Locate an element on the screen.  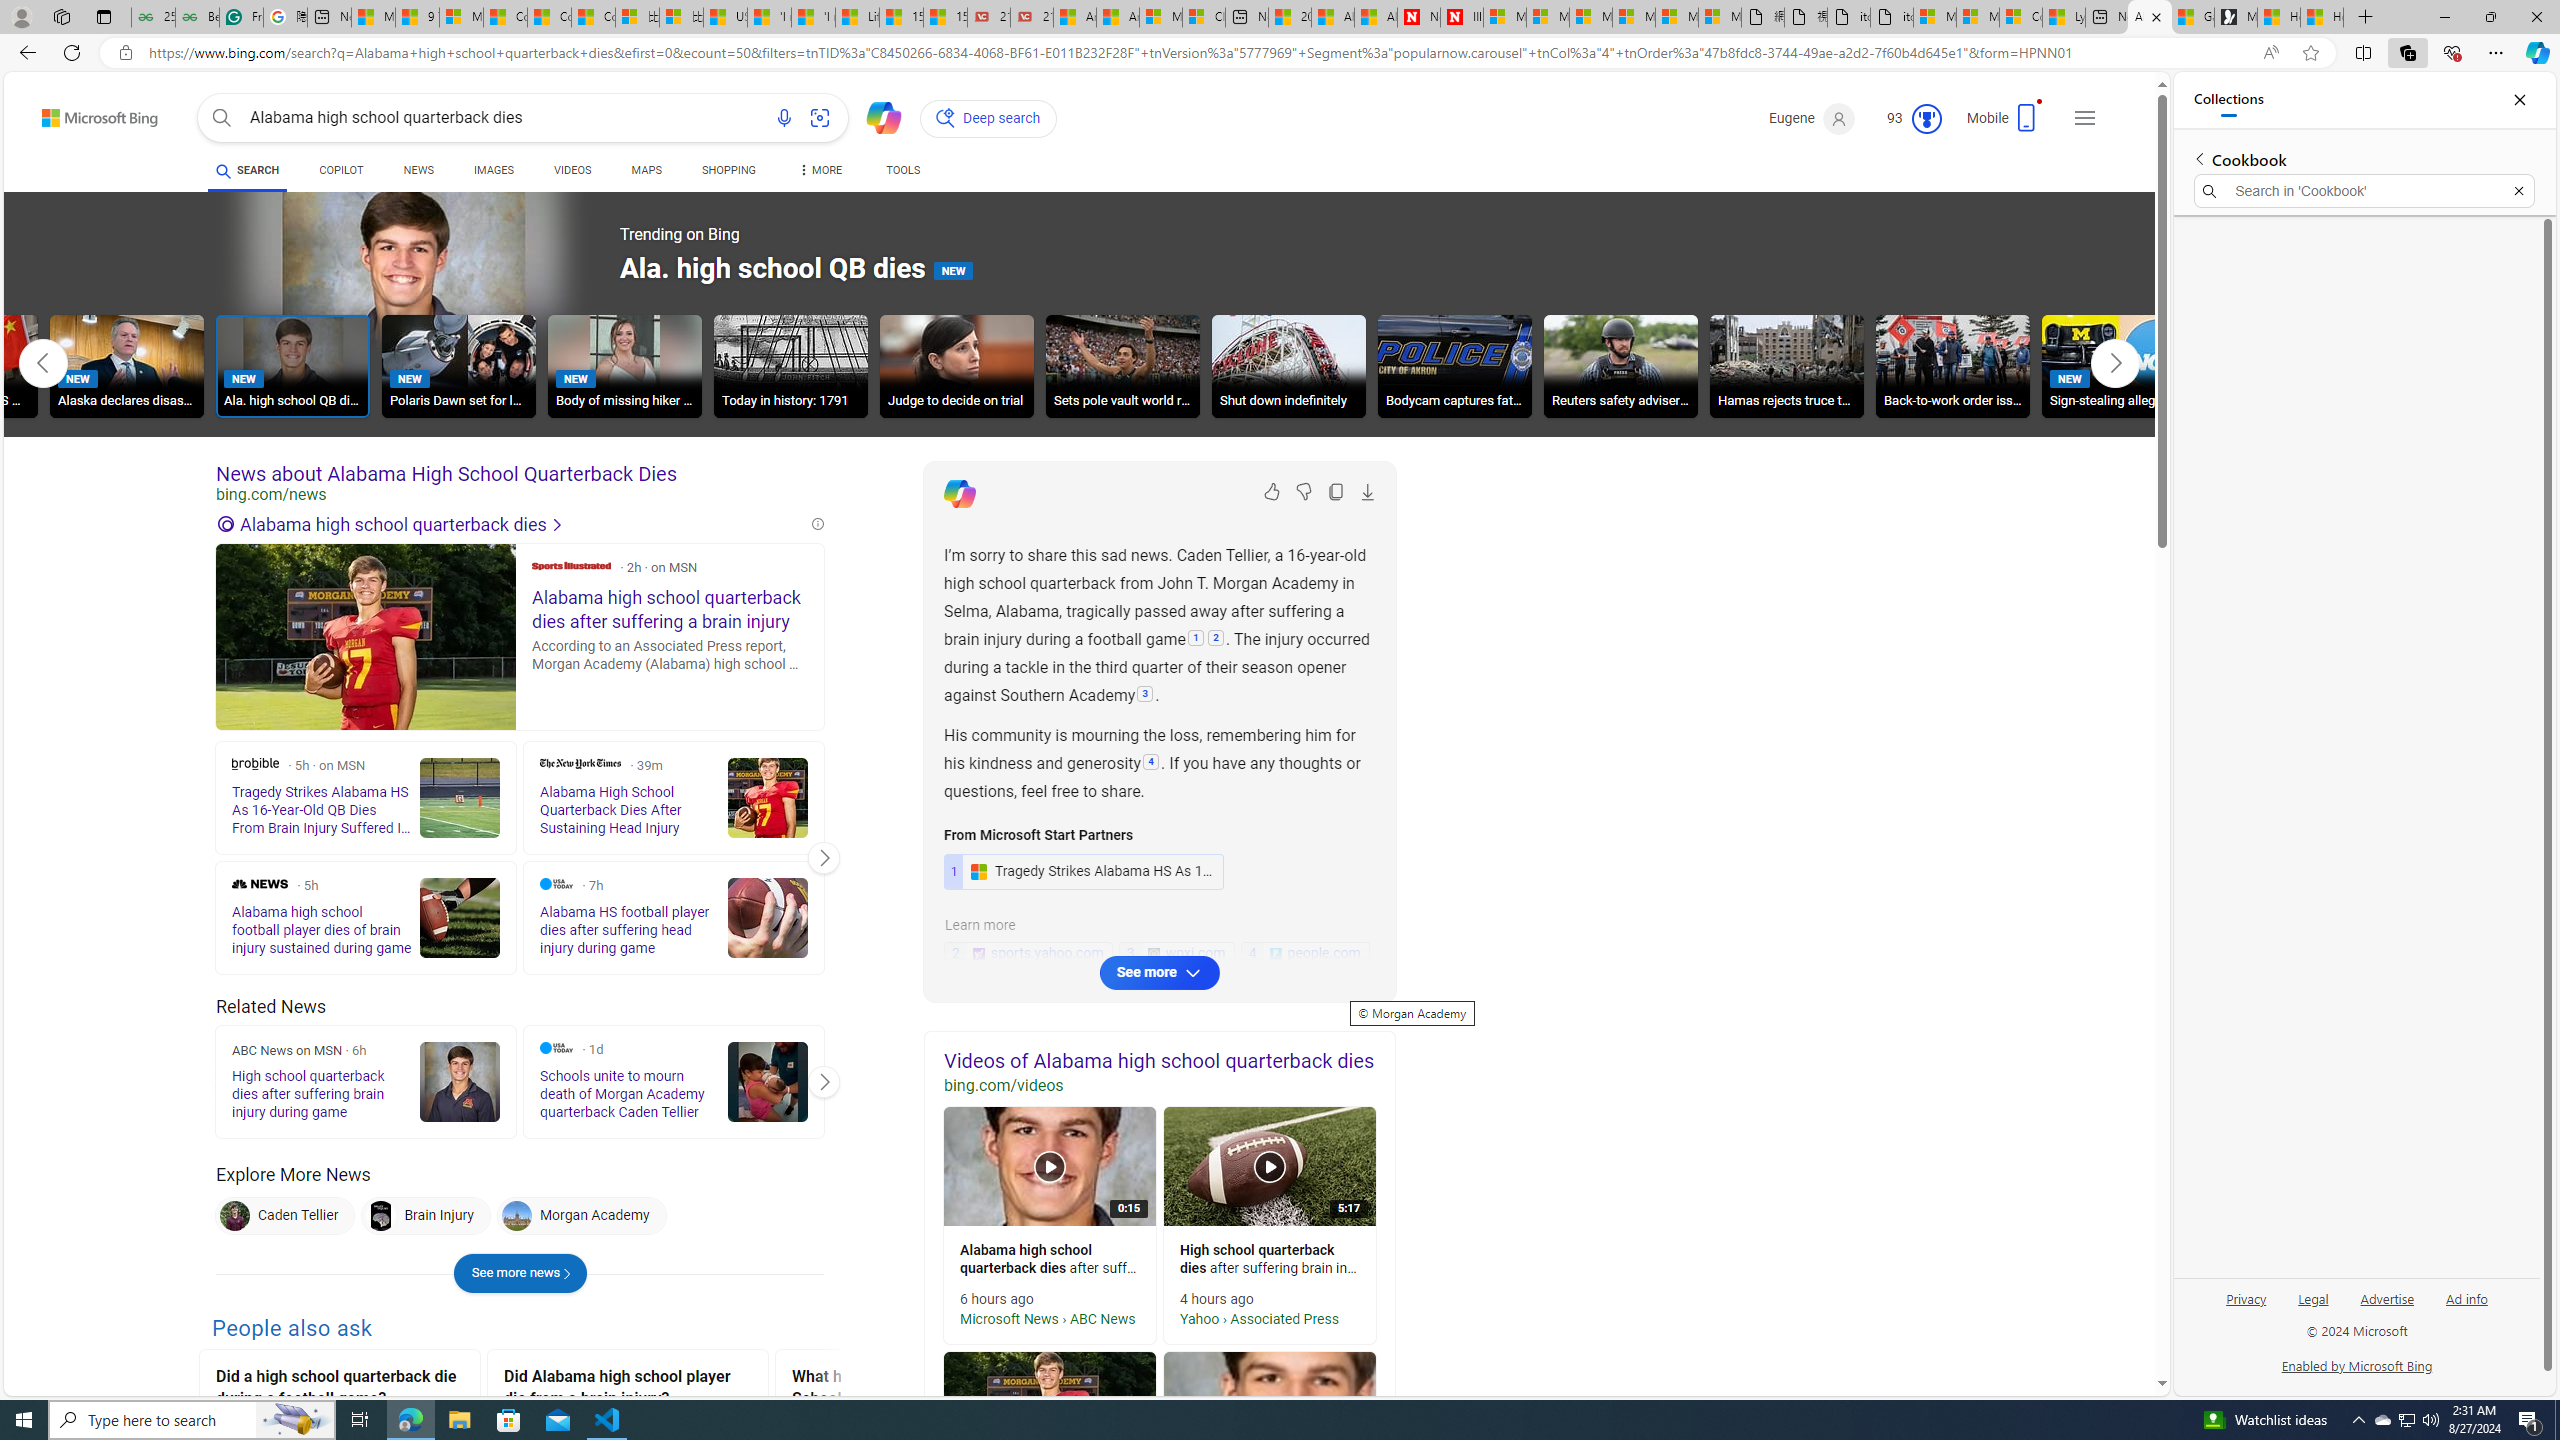
'Sets pole vault world record' is located at coordinates (1122, 364).